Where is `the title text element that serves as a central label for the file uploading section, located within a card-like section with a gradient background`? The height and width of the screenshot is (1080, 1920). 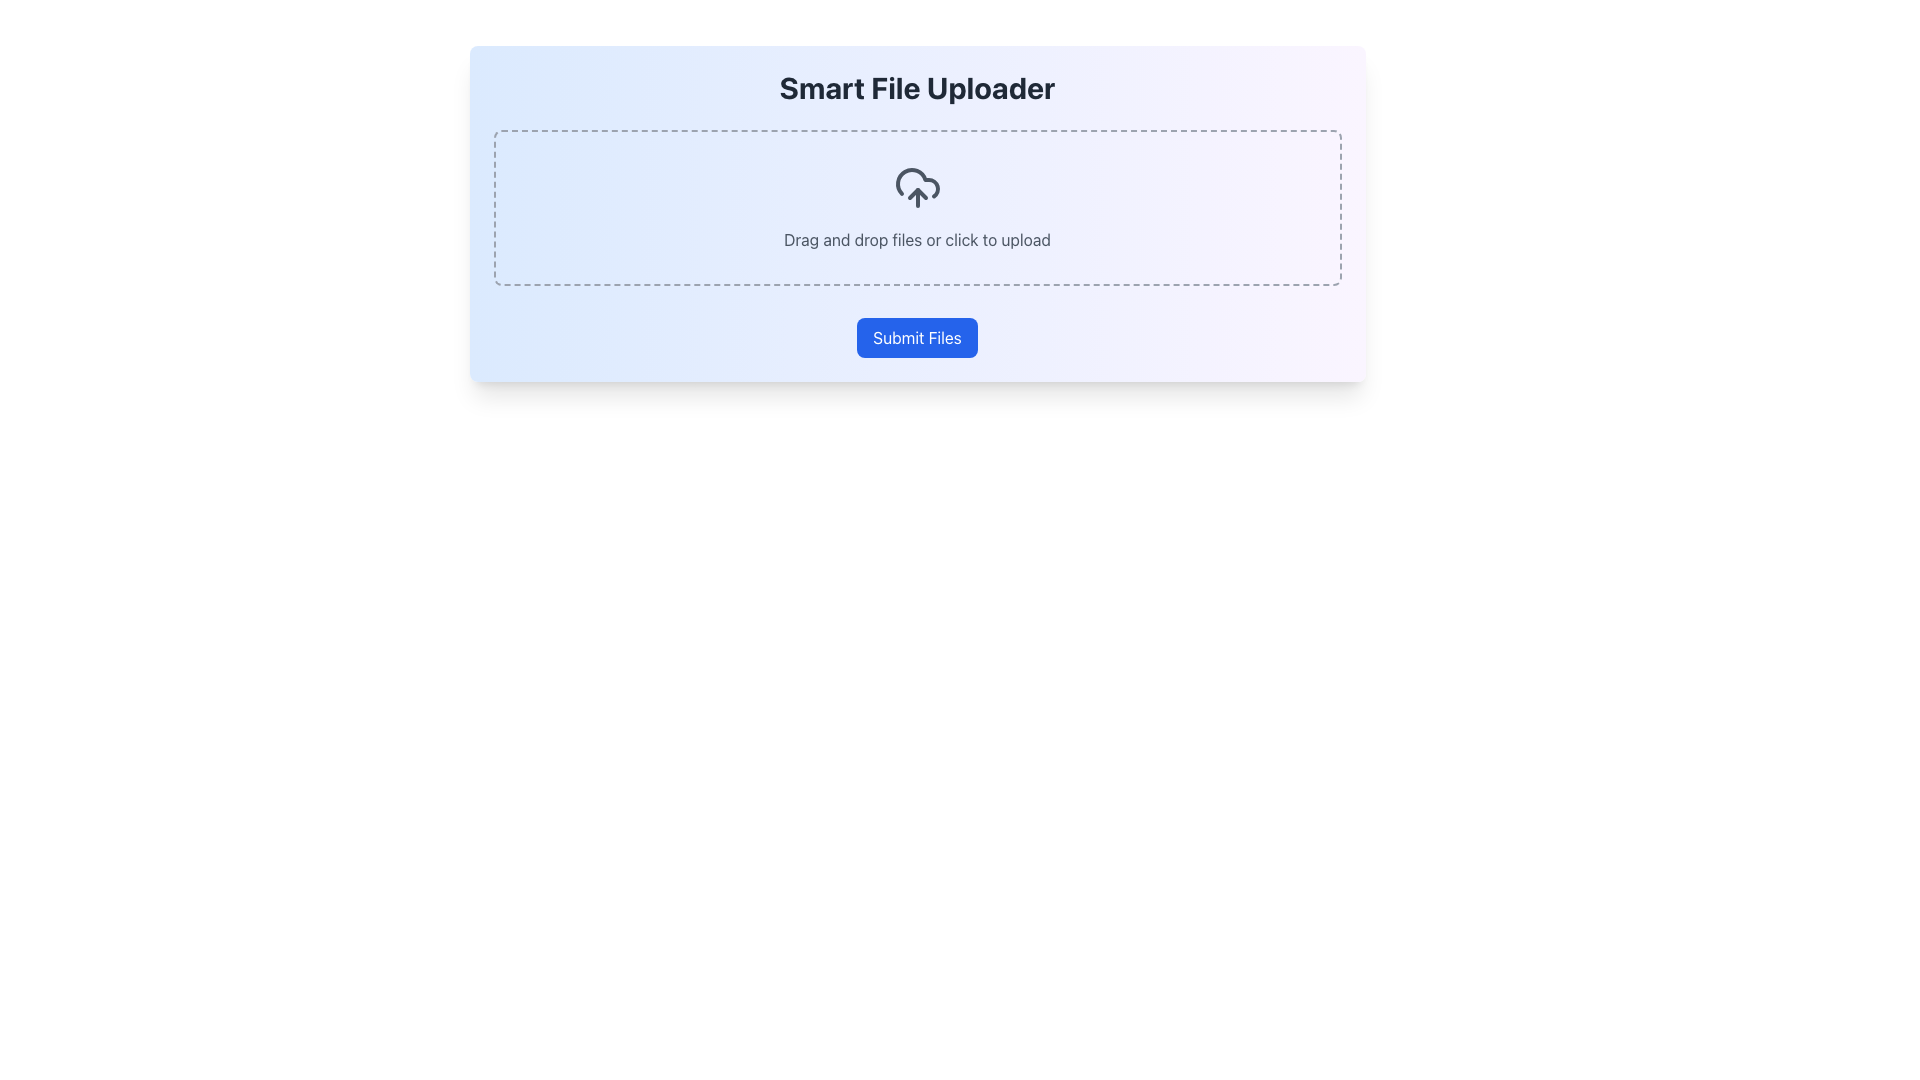
the title text element that serves as a central label for the file uploading section, located within a card-like section with a gradient background is located at coordinates (916, 87).